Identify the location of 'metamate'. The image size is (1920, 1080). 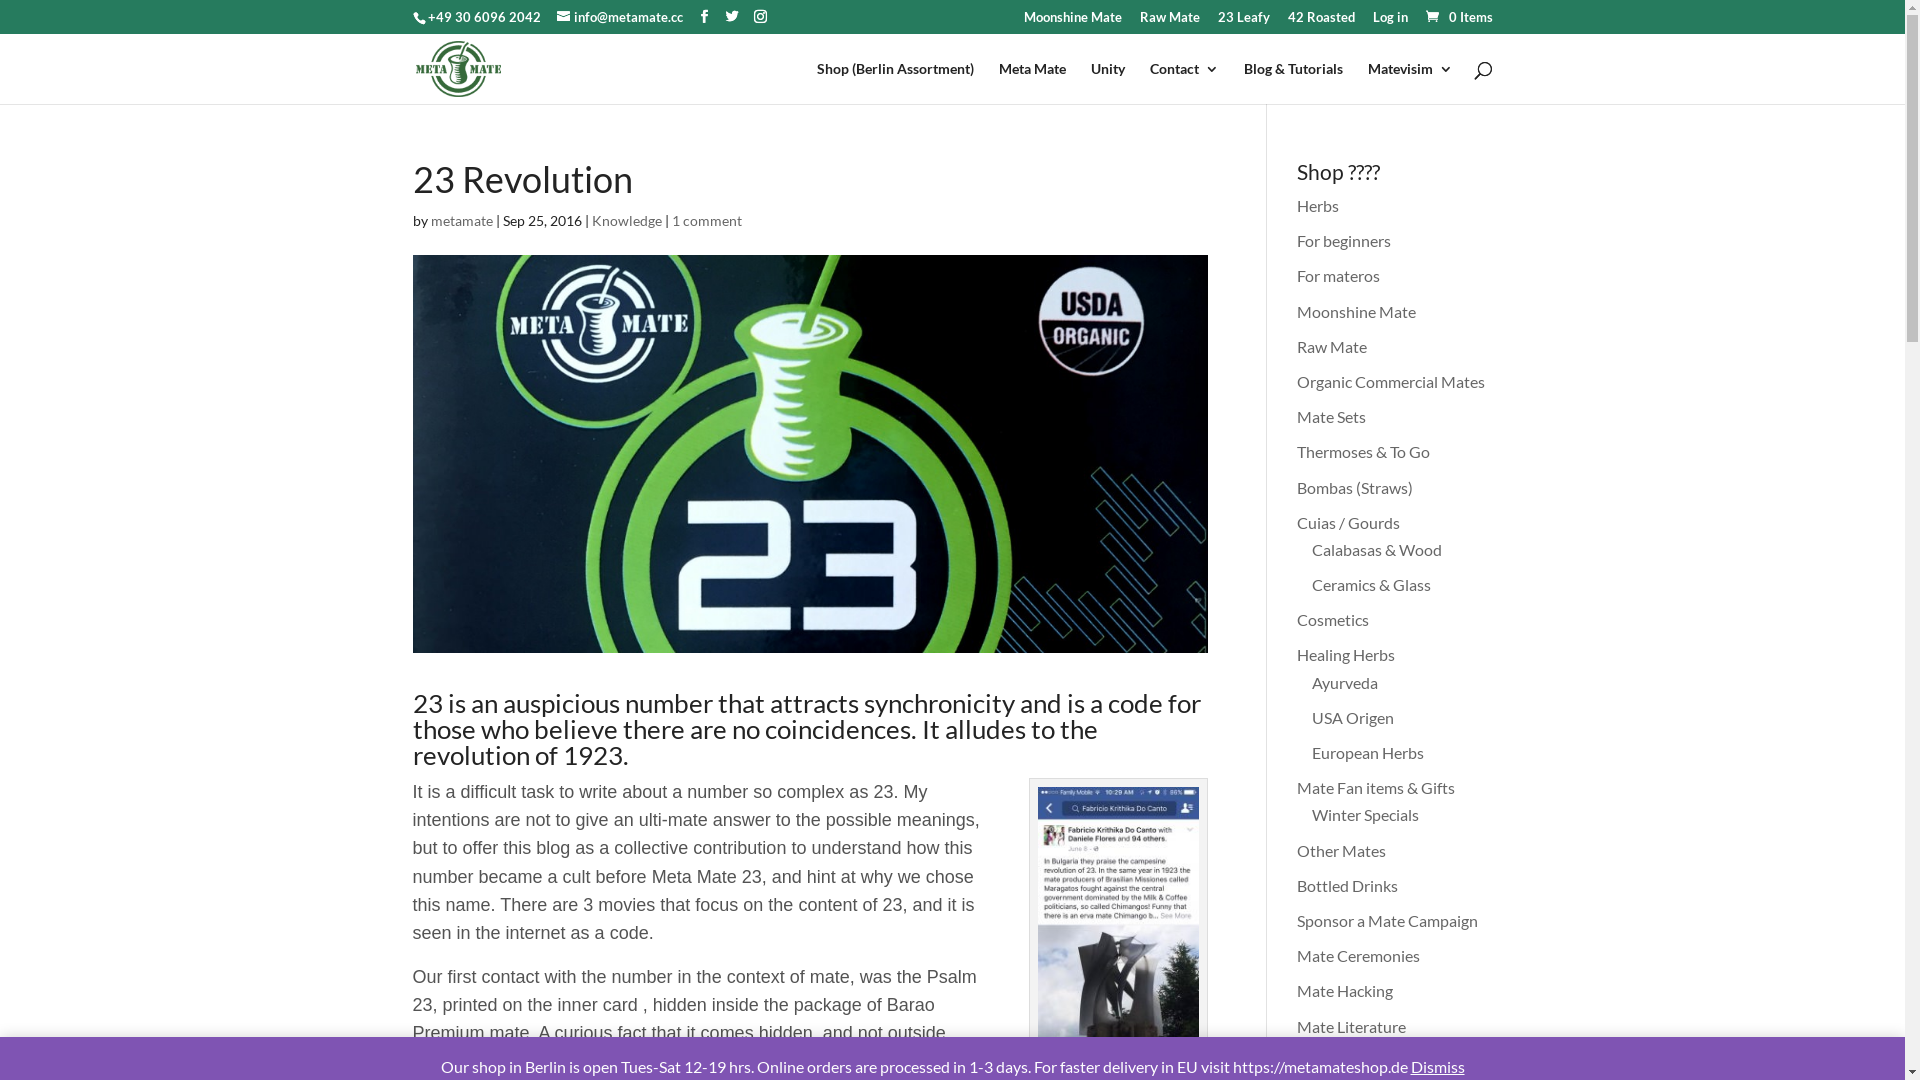
(459, 220).